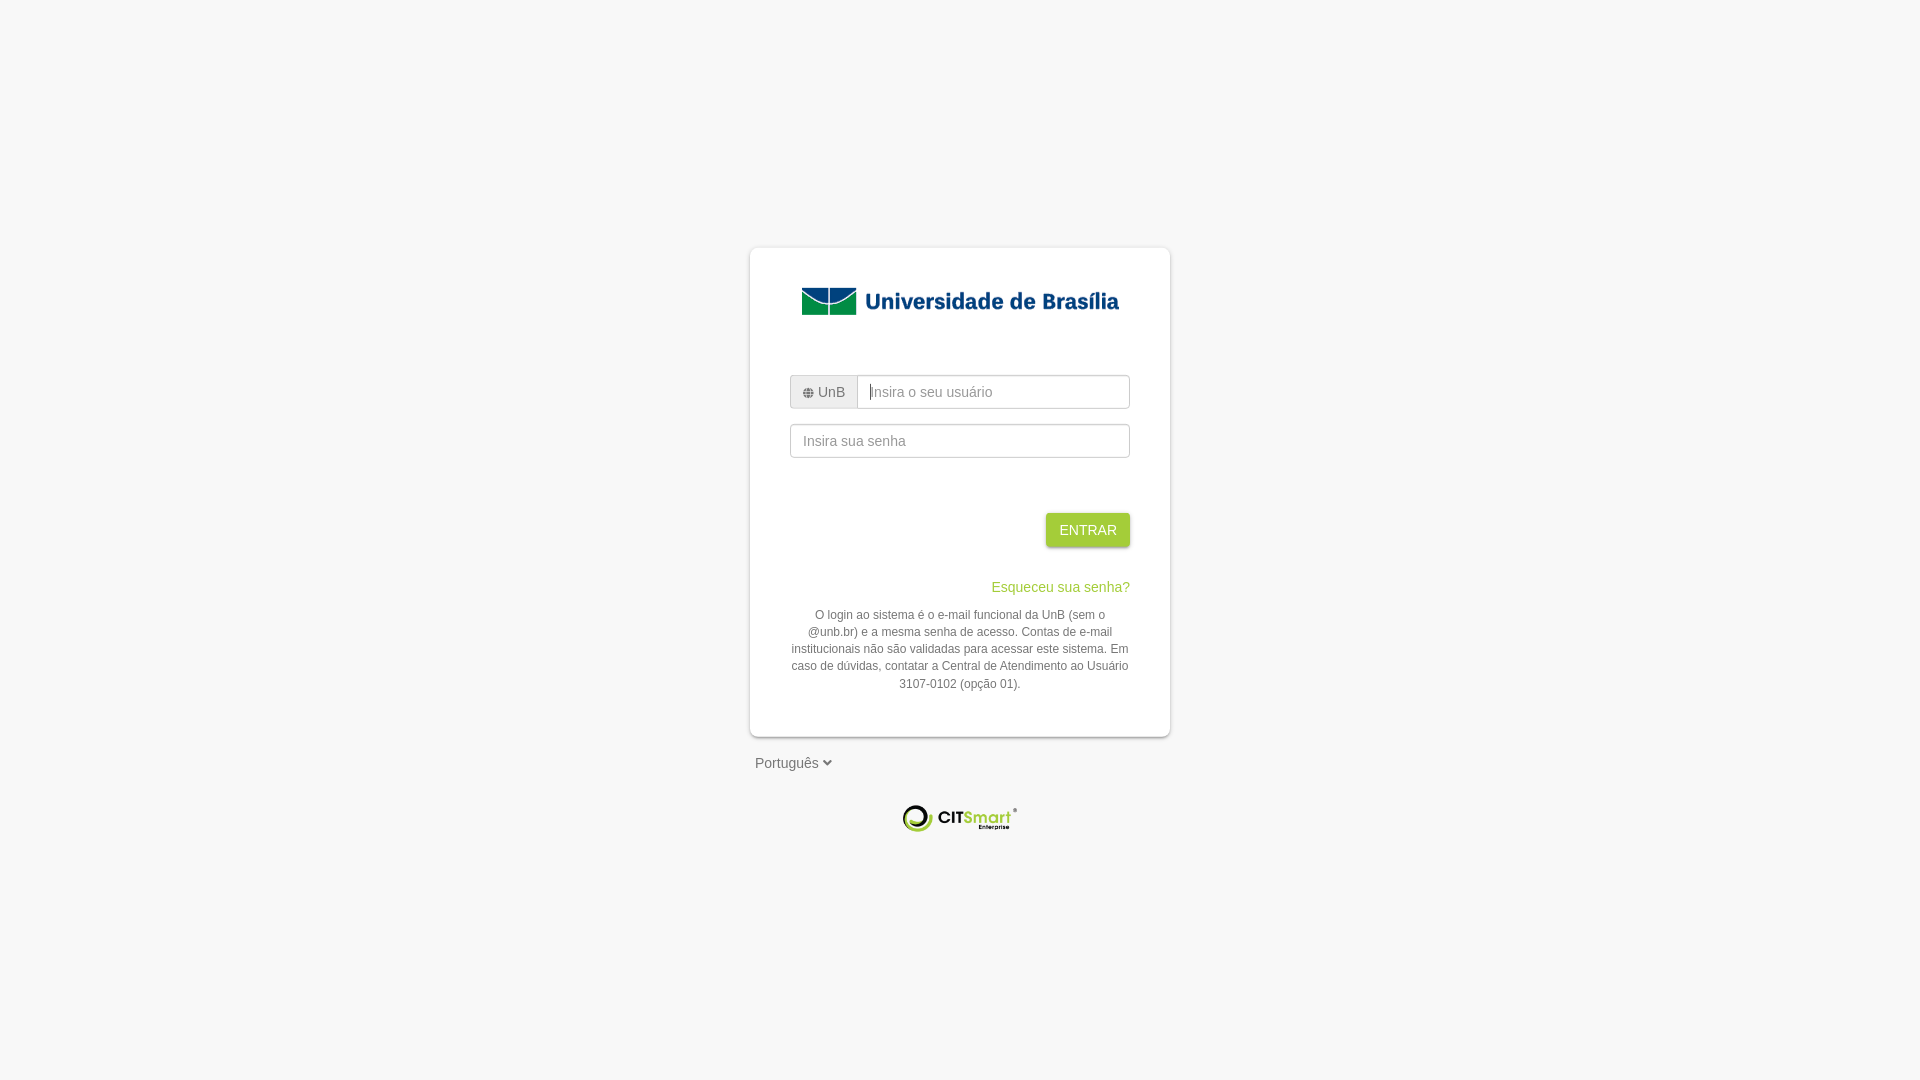  What do you see at coordinates (1059, 585) in the screenshot?
I see `'Esqueceu sua senha?'` at bounding box center [1059, 585].